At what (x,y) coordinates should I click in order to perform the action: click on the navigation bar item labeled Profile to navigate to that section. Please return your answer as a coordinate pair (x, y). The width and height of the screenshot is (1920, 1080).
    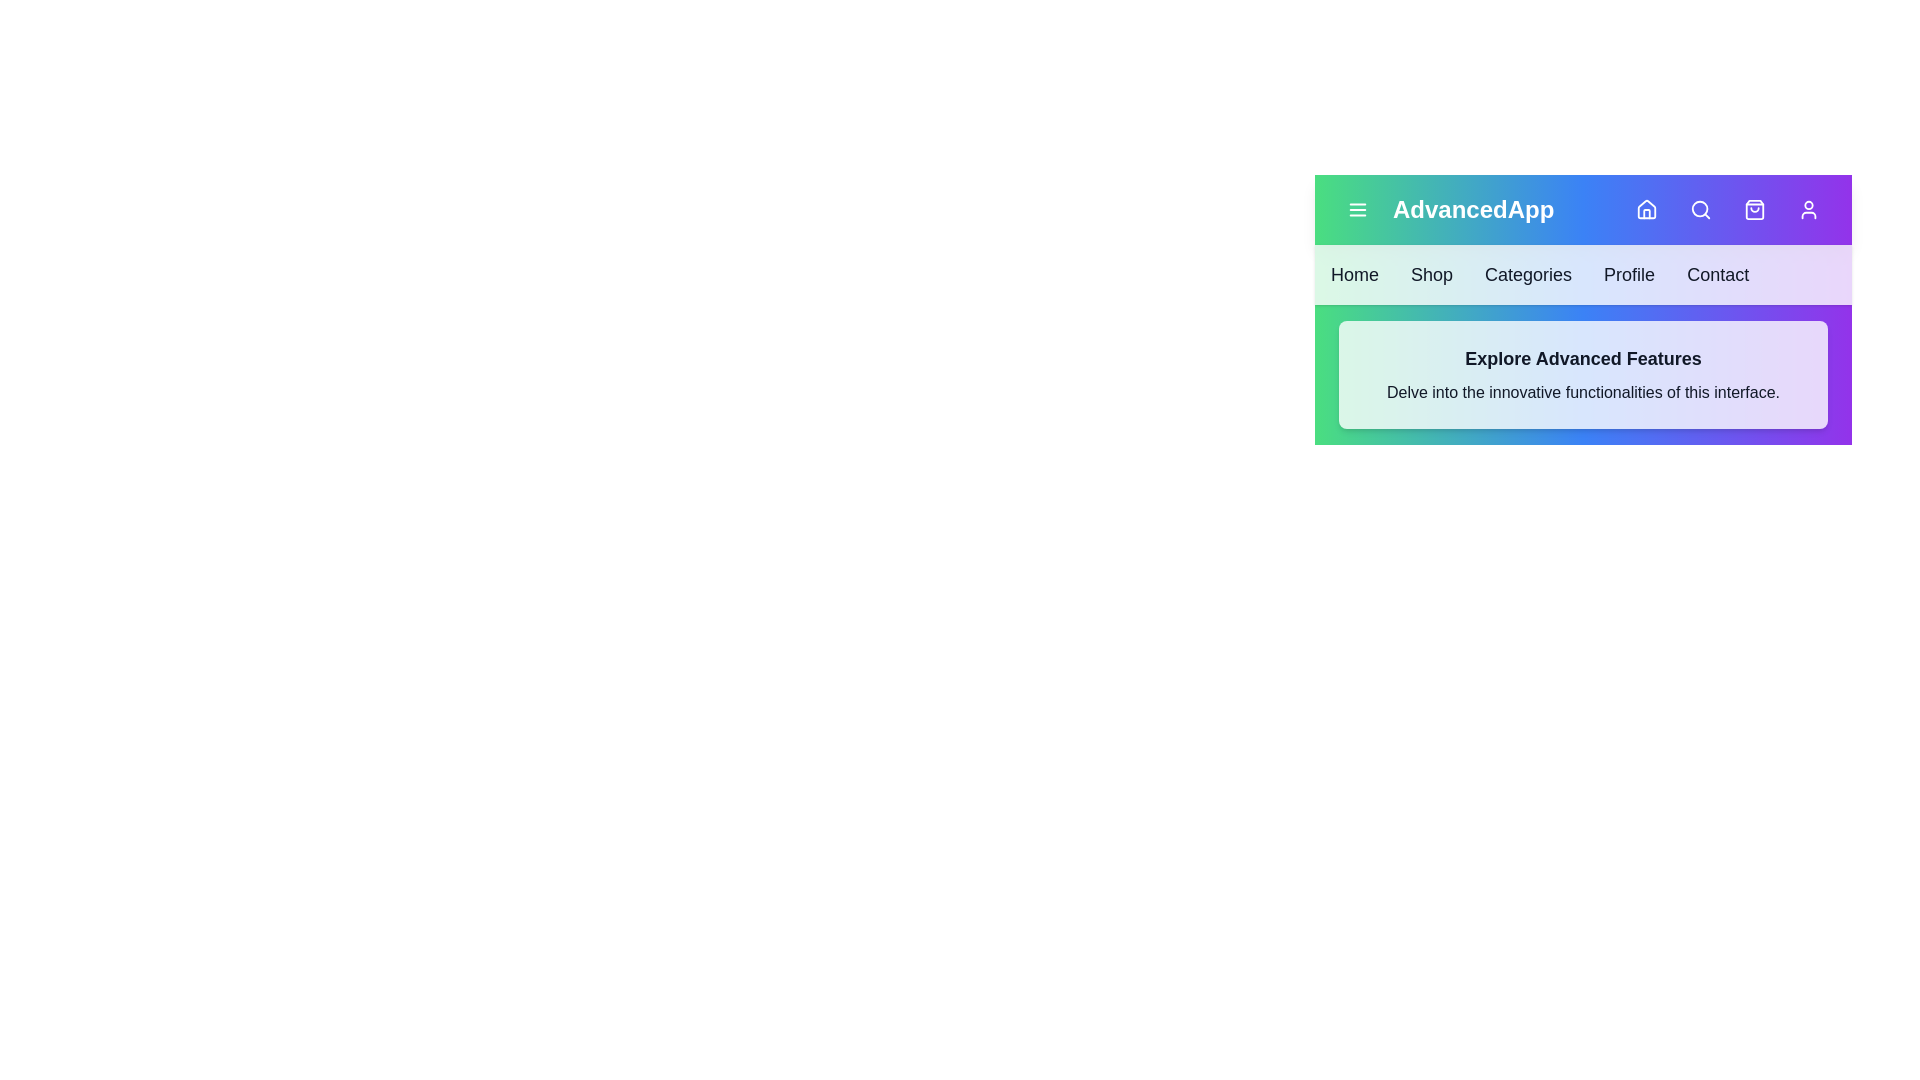
    Looking at the image, I should click on (1628, 274).